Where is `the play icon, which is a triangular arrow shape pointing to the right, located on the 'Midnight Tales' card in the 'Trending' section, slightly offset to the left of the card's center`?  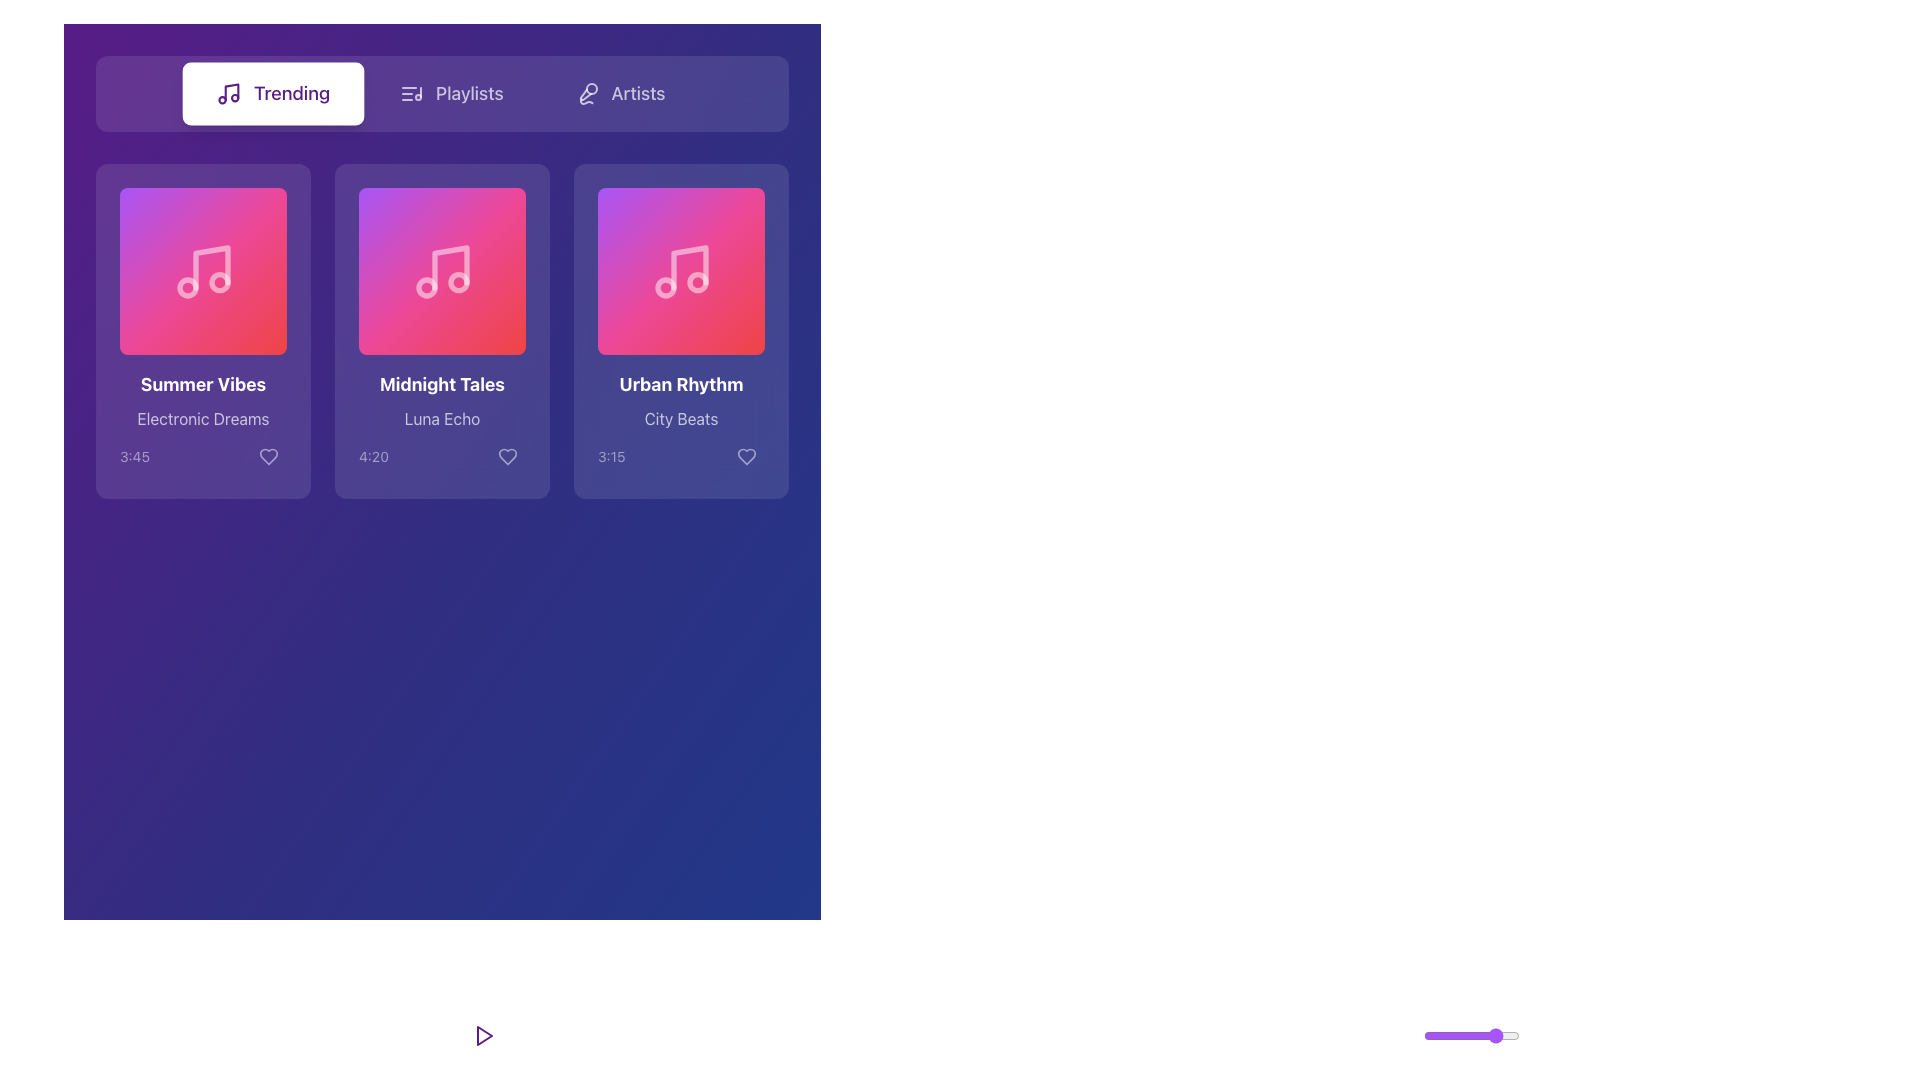
the play icon, which is a triangular arrow shape pointing to the right, located on the 'Midnight Tales' card in the 'Trending' section, slightly offset to the left of the card's center is located at coordinates (444, 271).